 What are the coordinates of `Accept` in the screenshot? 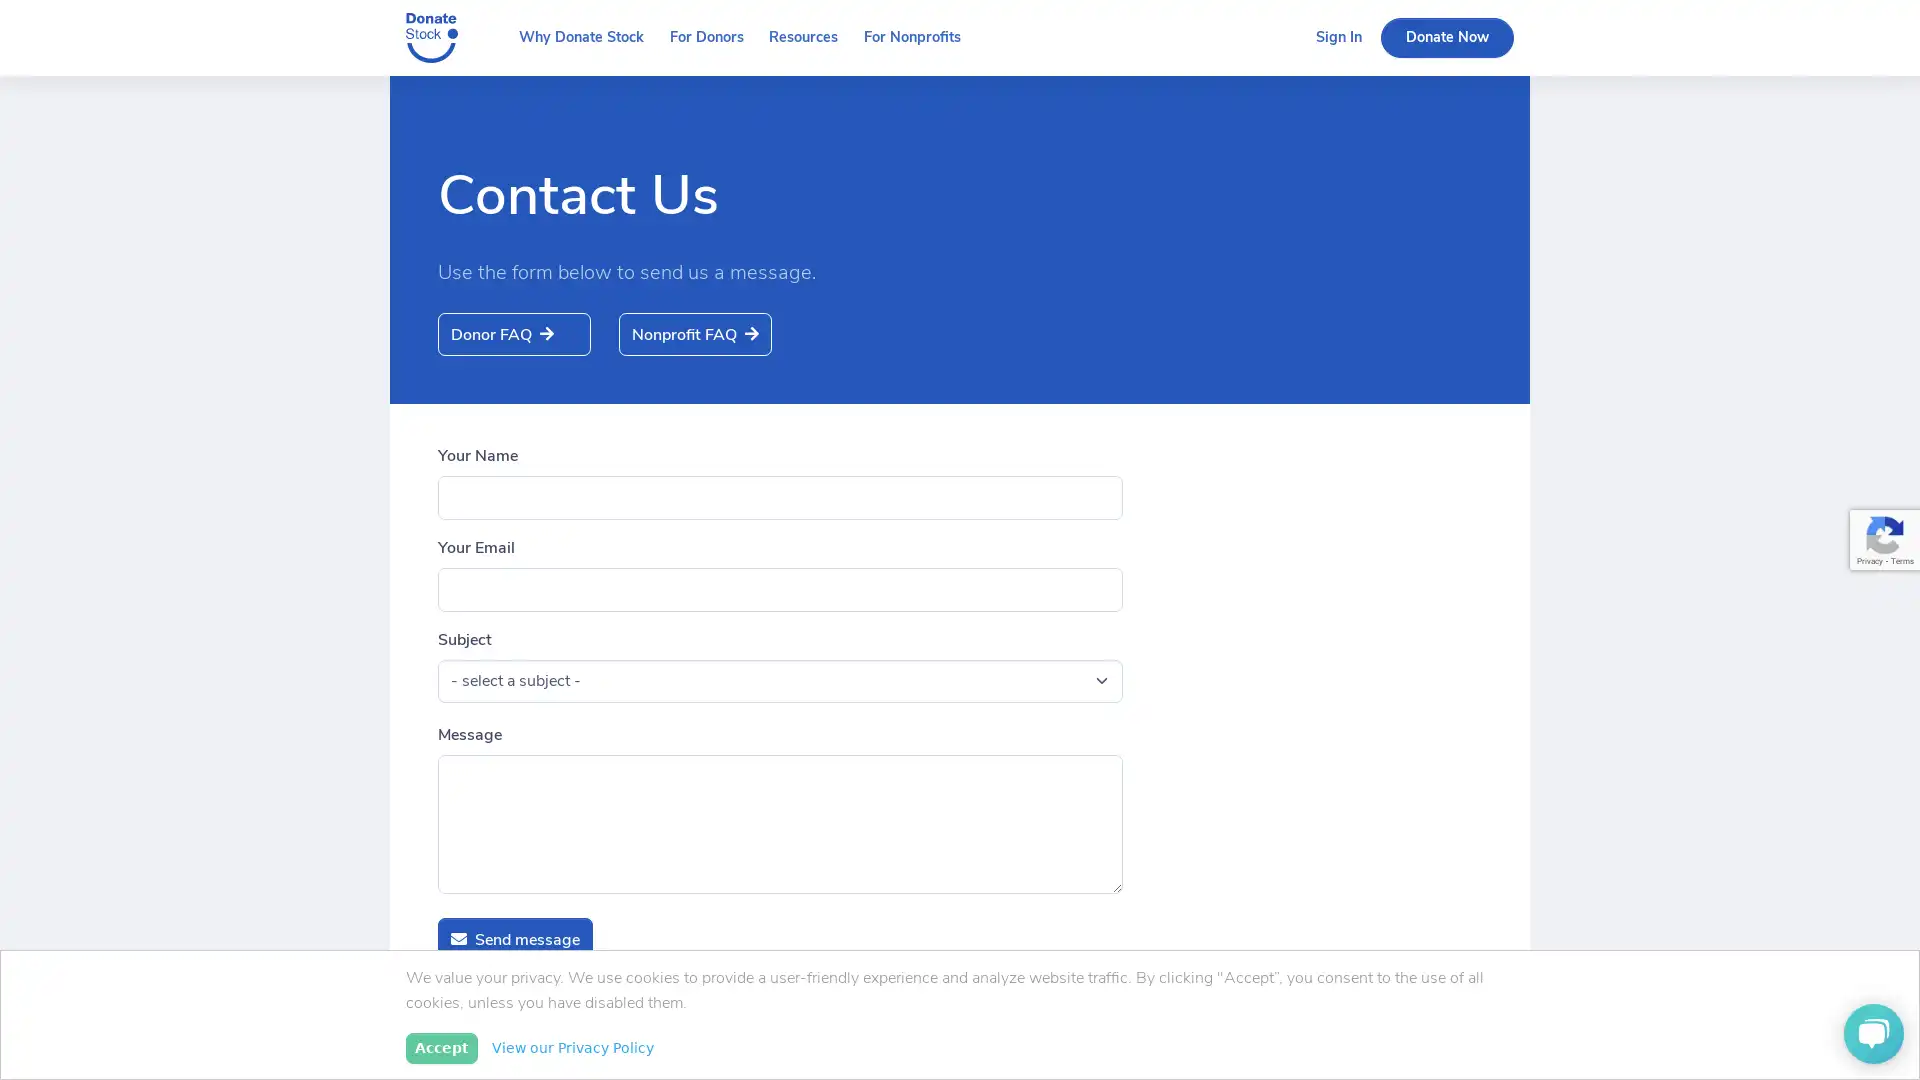 It's located at (440, 1047).